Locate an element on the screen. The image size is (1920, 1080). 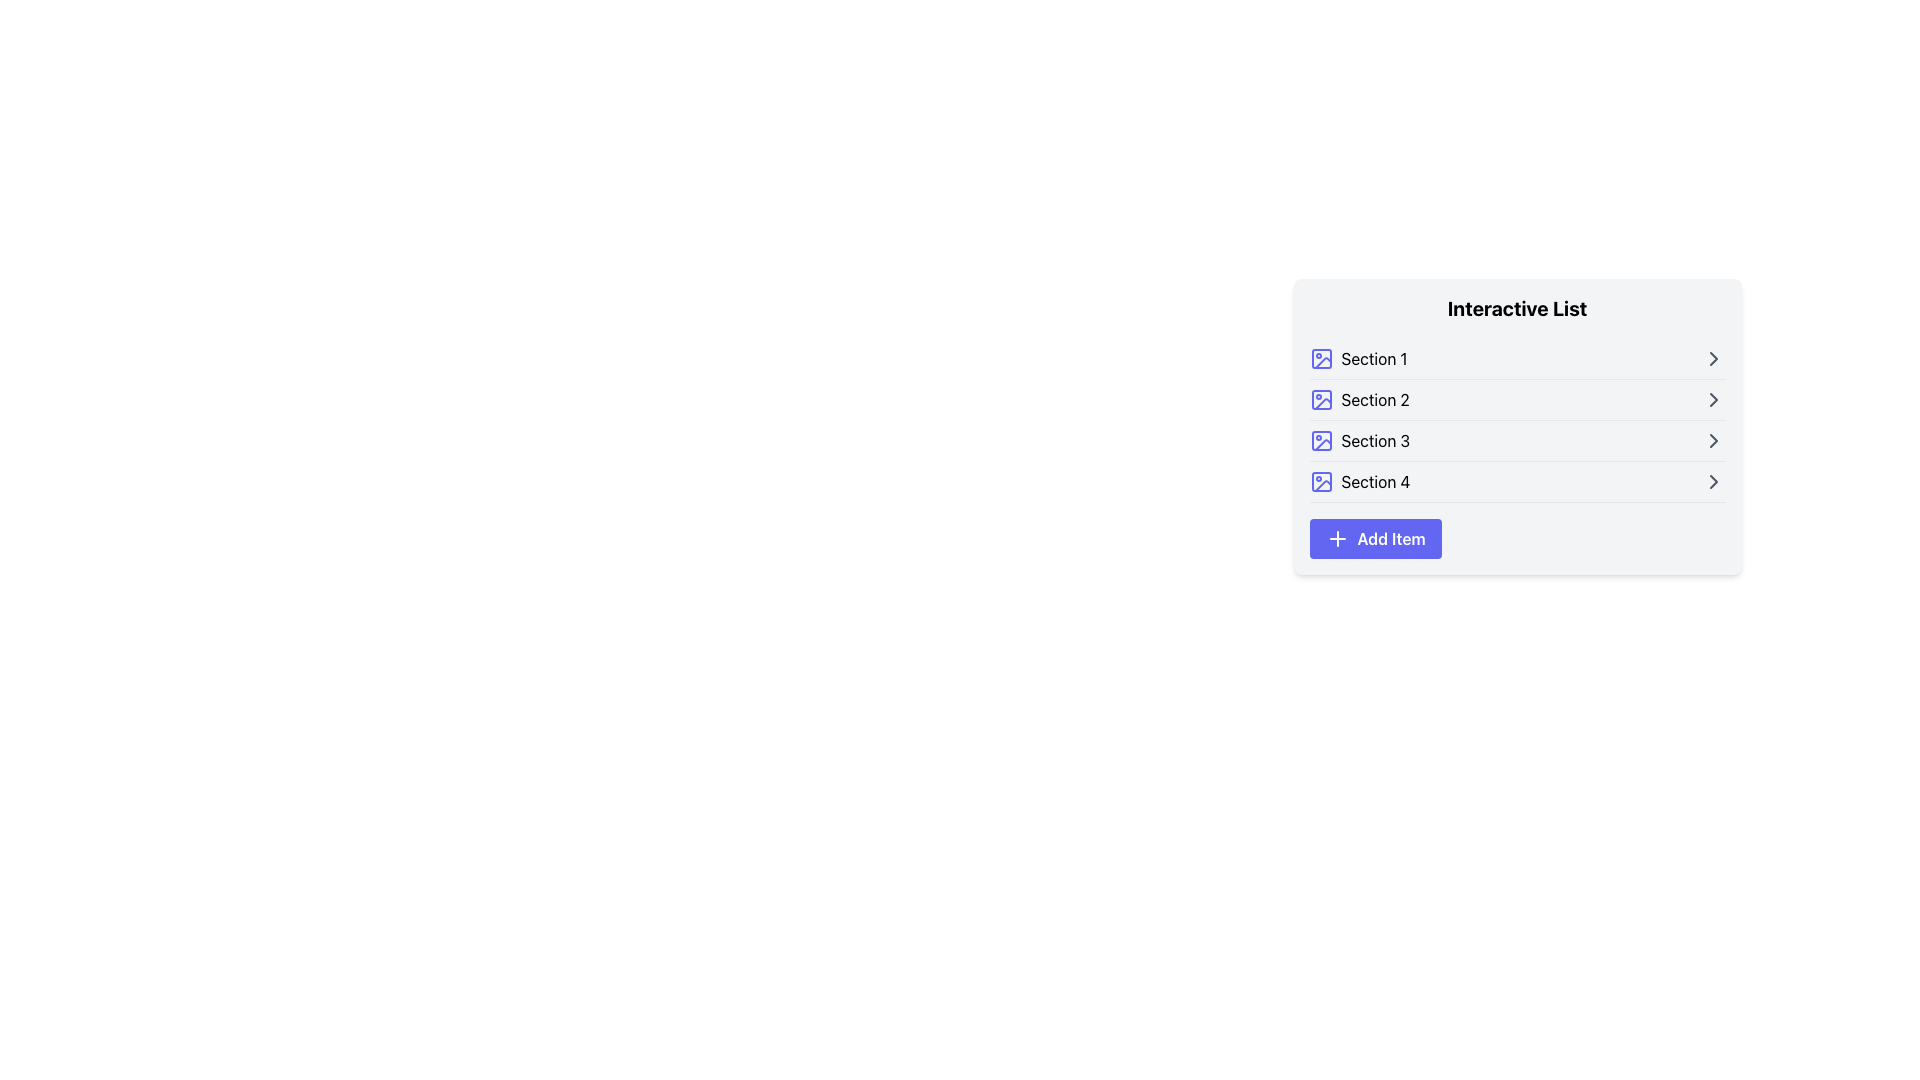
the indigo graphical icon resembling an image frame with a circular detail and a diagonal line, located to the left of the text label 'Section 1' is located at coordinates (1321, 357).